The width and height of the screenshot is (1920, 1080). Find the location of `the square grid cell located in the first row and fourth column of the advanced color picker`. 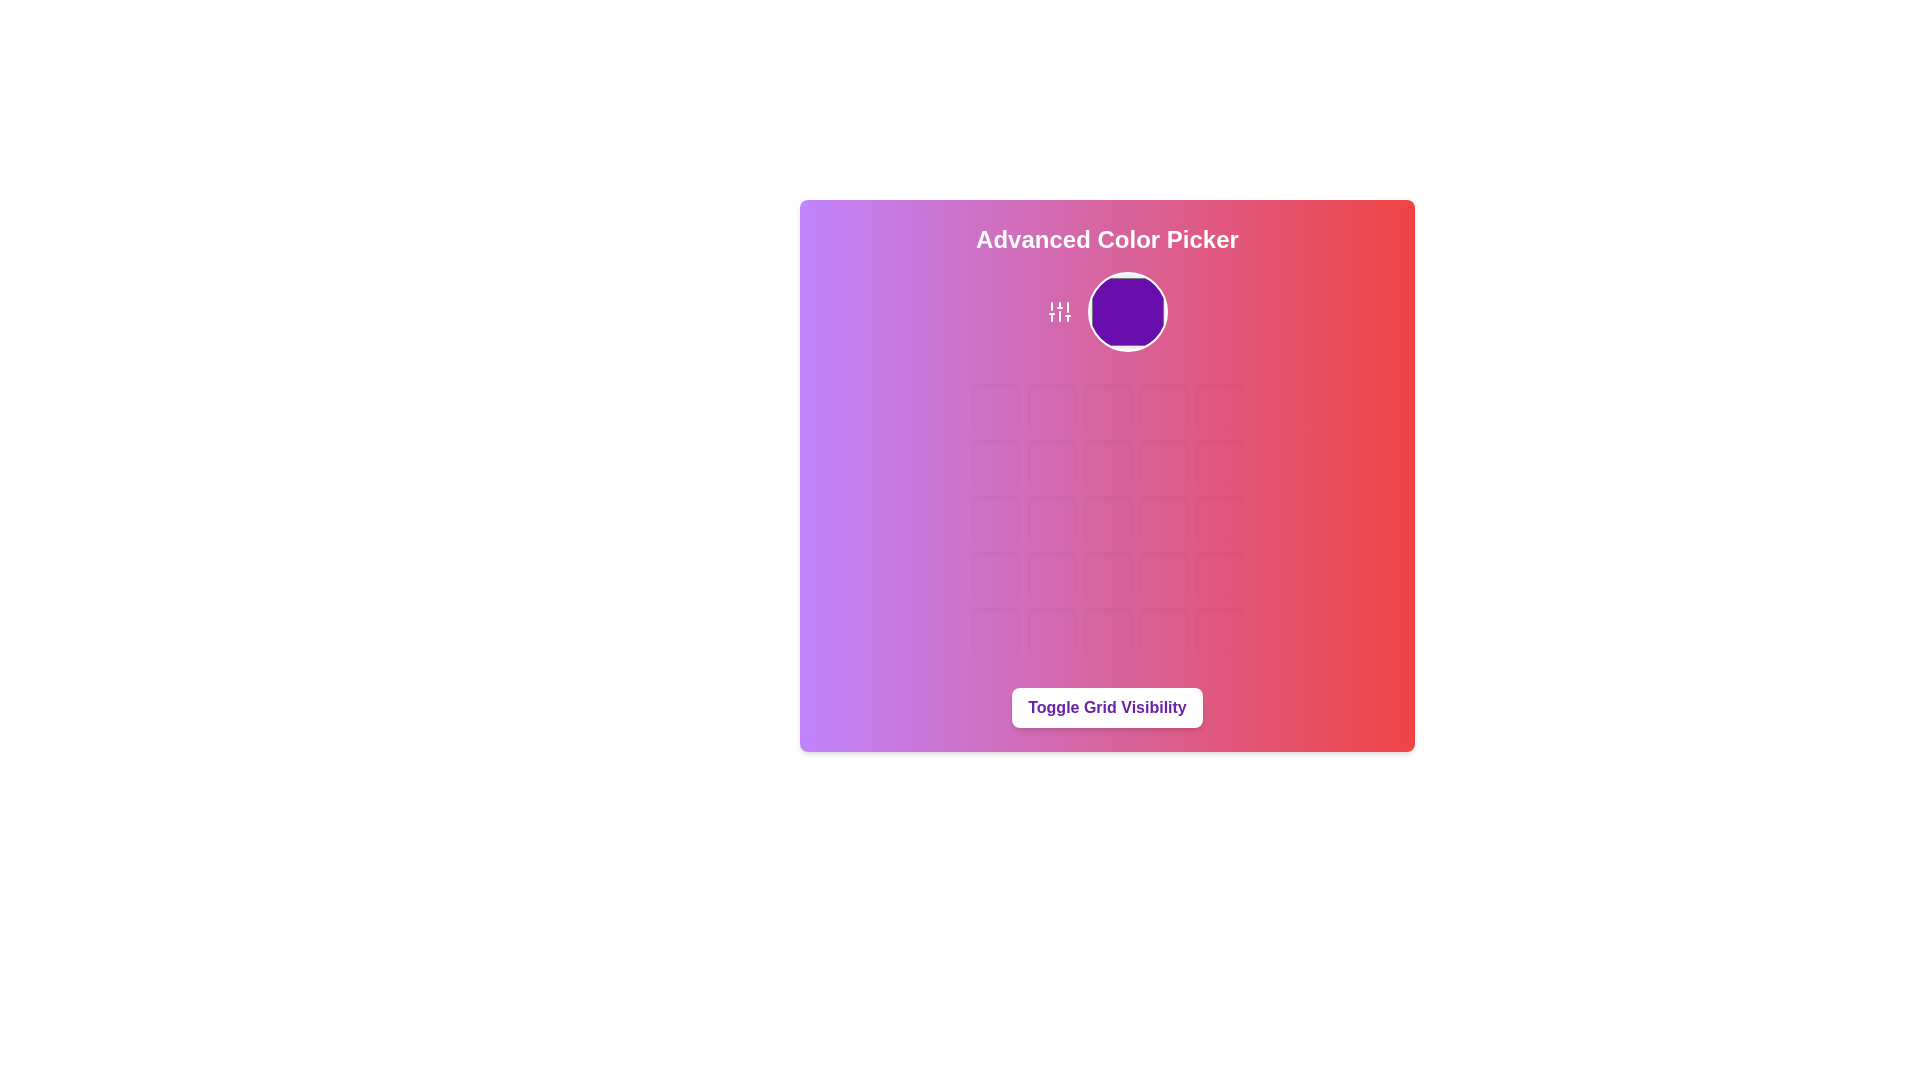

the square grid cell located in the first row and fourth column of the advanced color picker is located at coordinates (1163, 407).